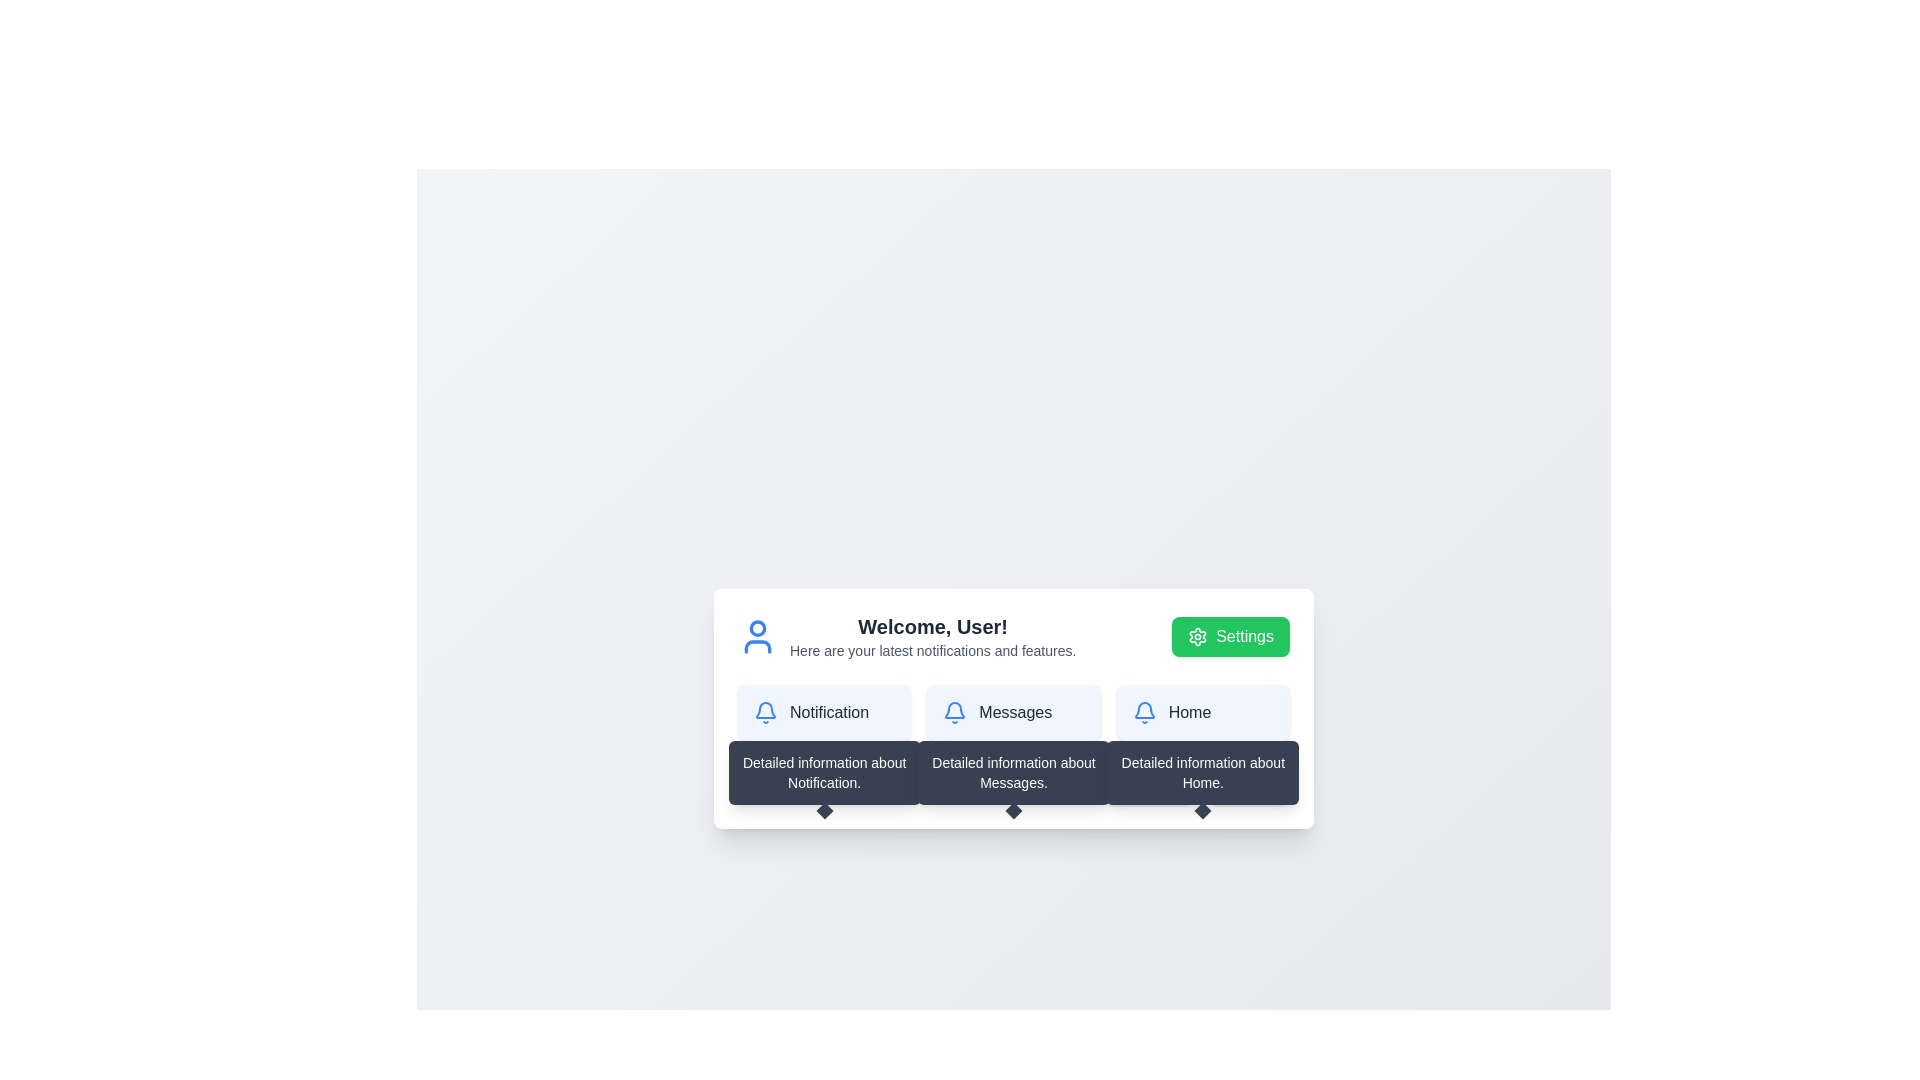  I want to click on the 'Logout' button with a red background and white text, so click(1248, 784).